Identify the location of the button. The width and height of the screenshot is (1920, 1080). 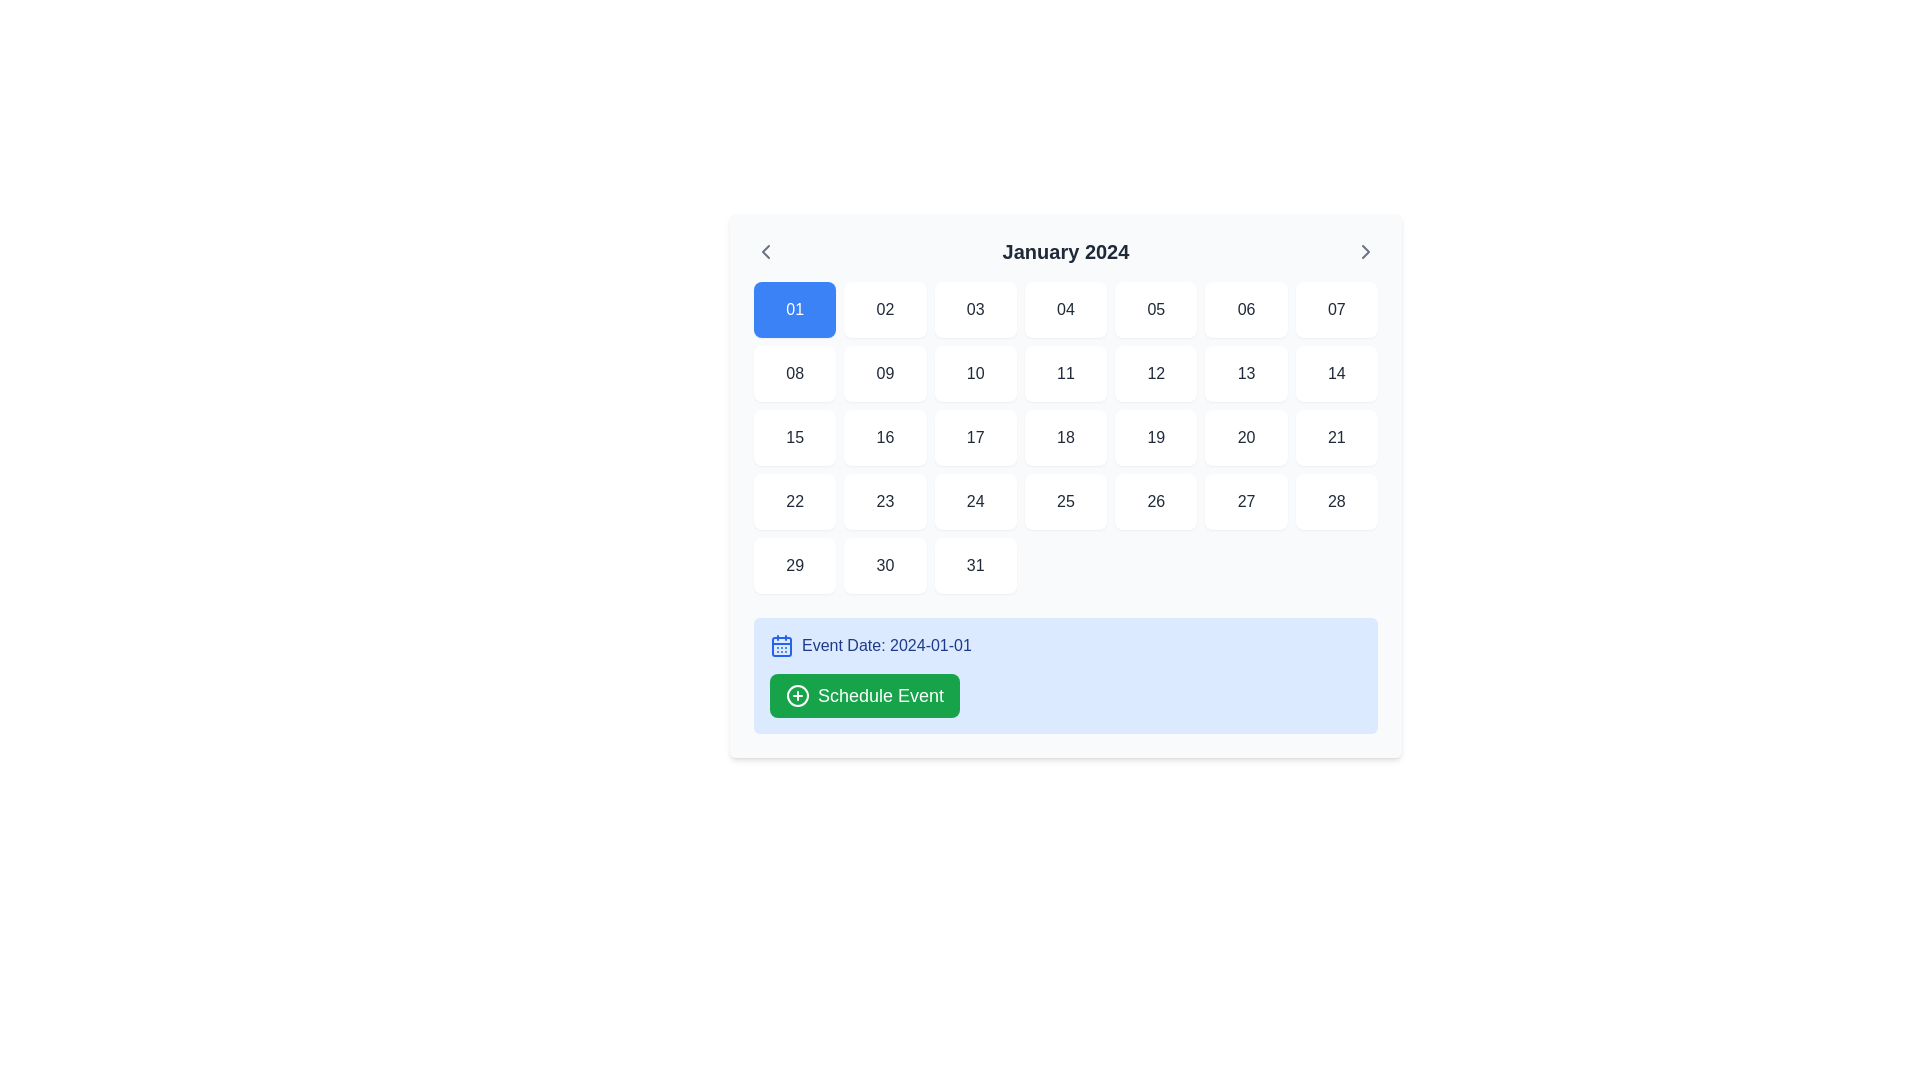
(794, 566).